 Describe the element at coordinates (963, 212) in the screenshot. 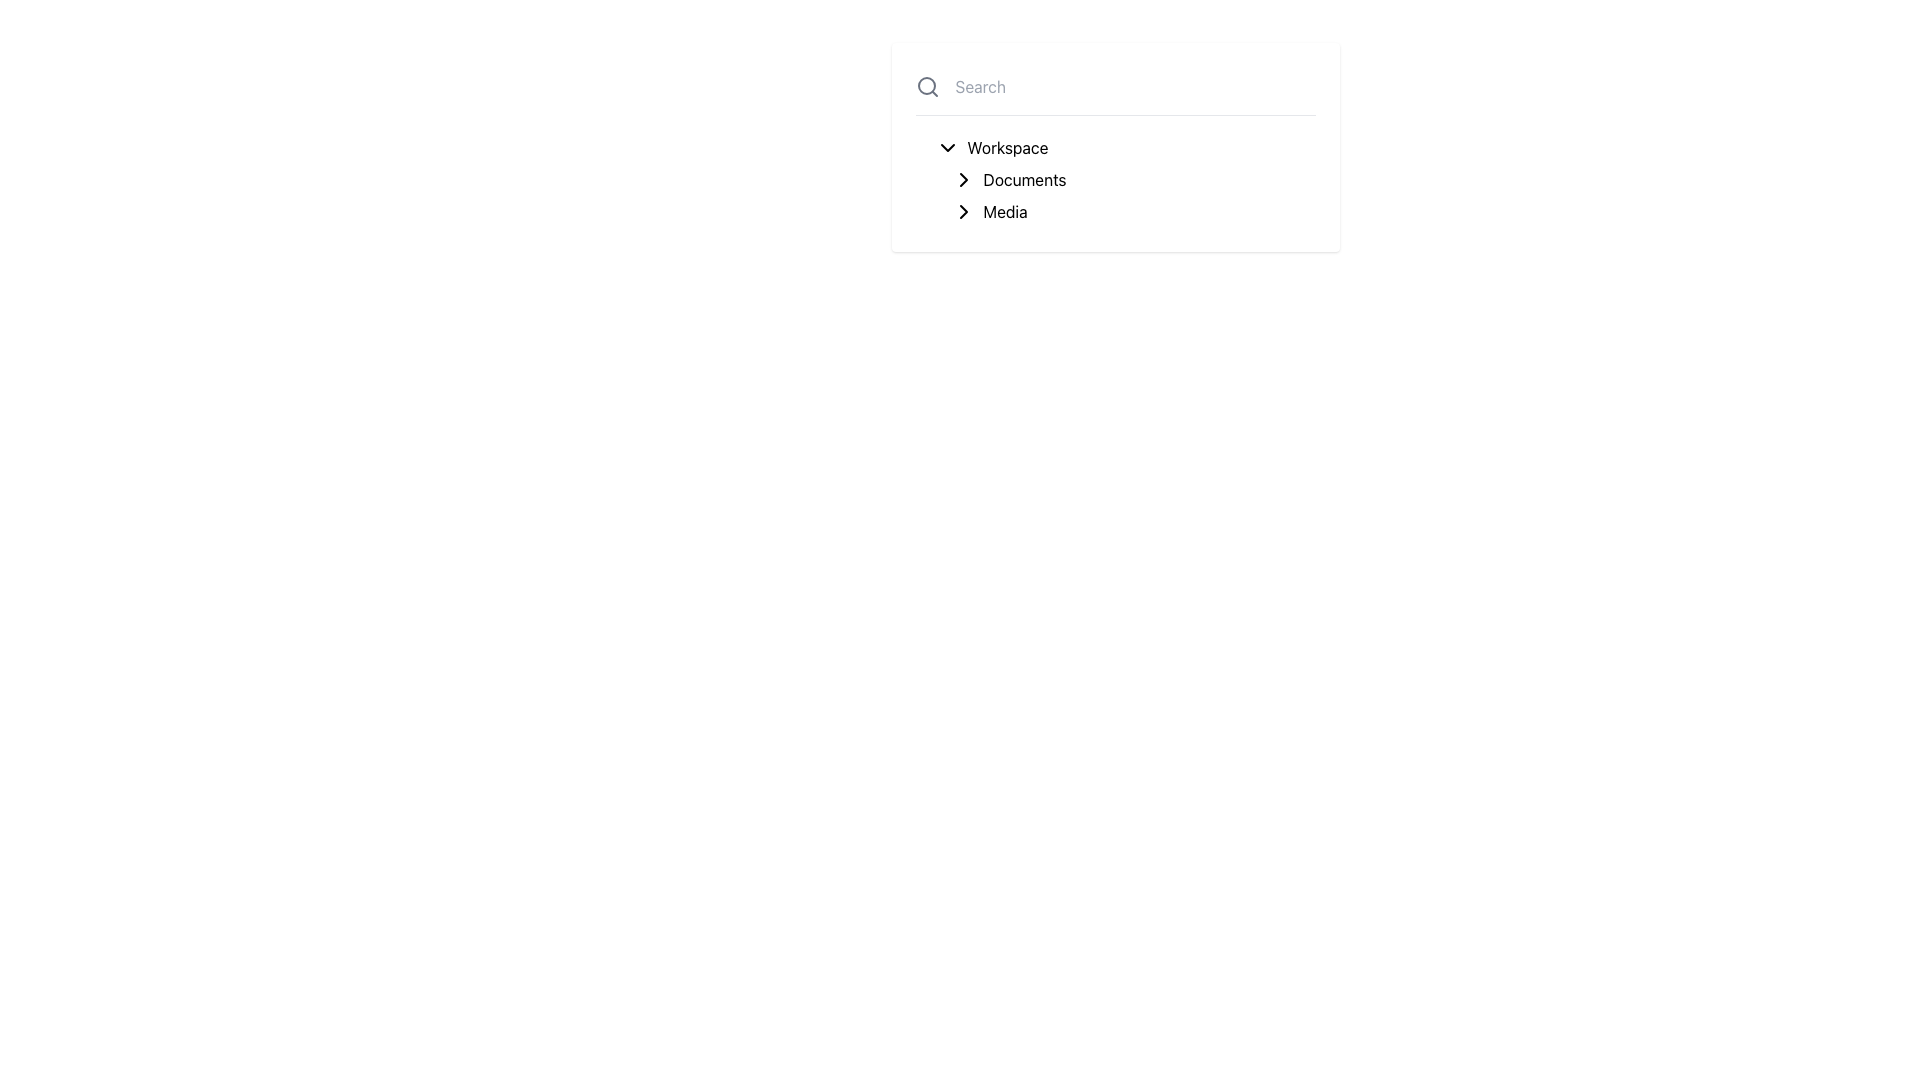

I see `the right arrow icon located in the dropdown list under the 'Workspace' section, positioned directly to the right of the 'Media' label, to indicate a selection or navigate` at that location.